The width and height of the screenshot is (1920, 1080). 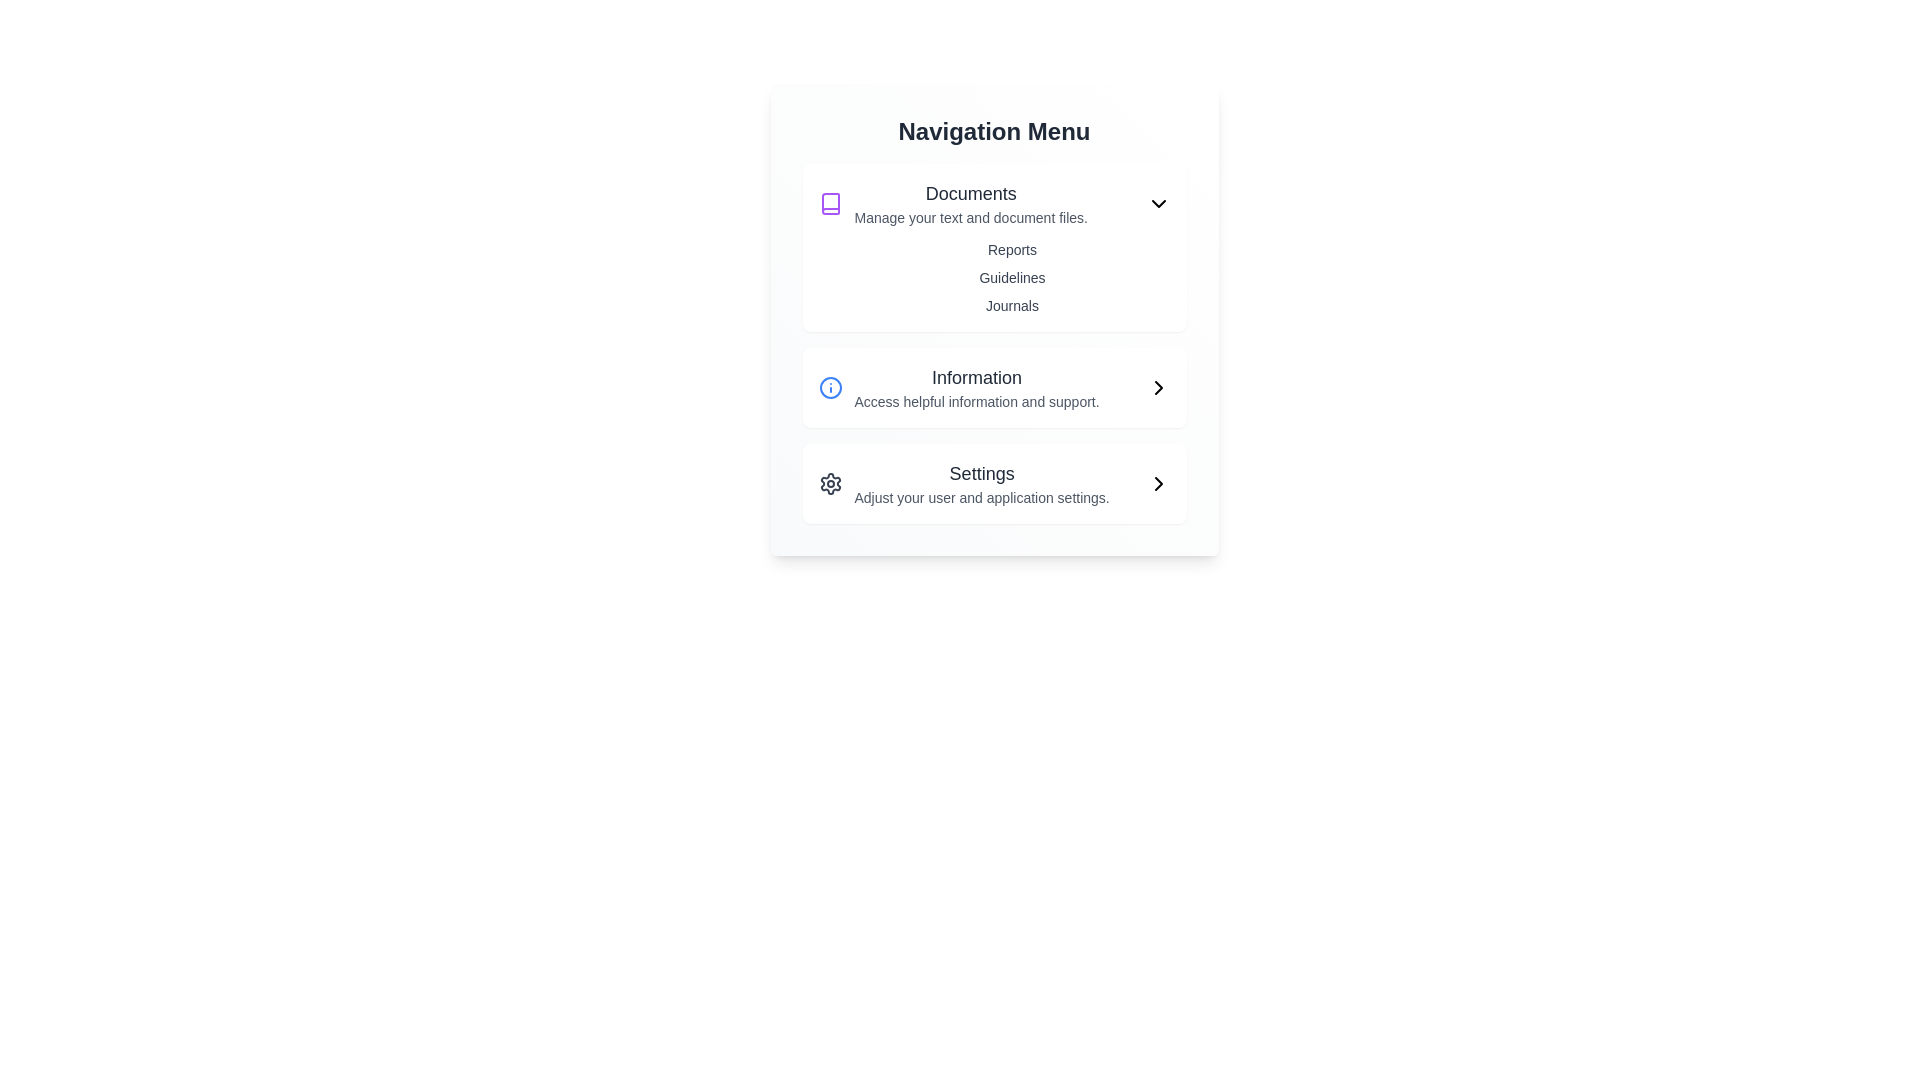 What do you see at coordinates (982, 474) in the screenshot?
I see `the title text in the settings section that provides context for the accompanying options` at bounding box center [982, 474].